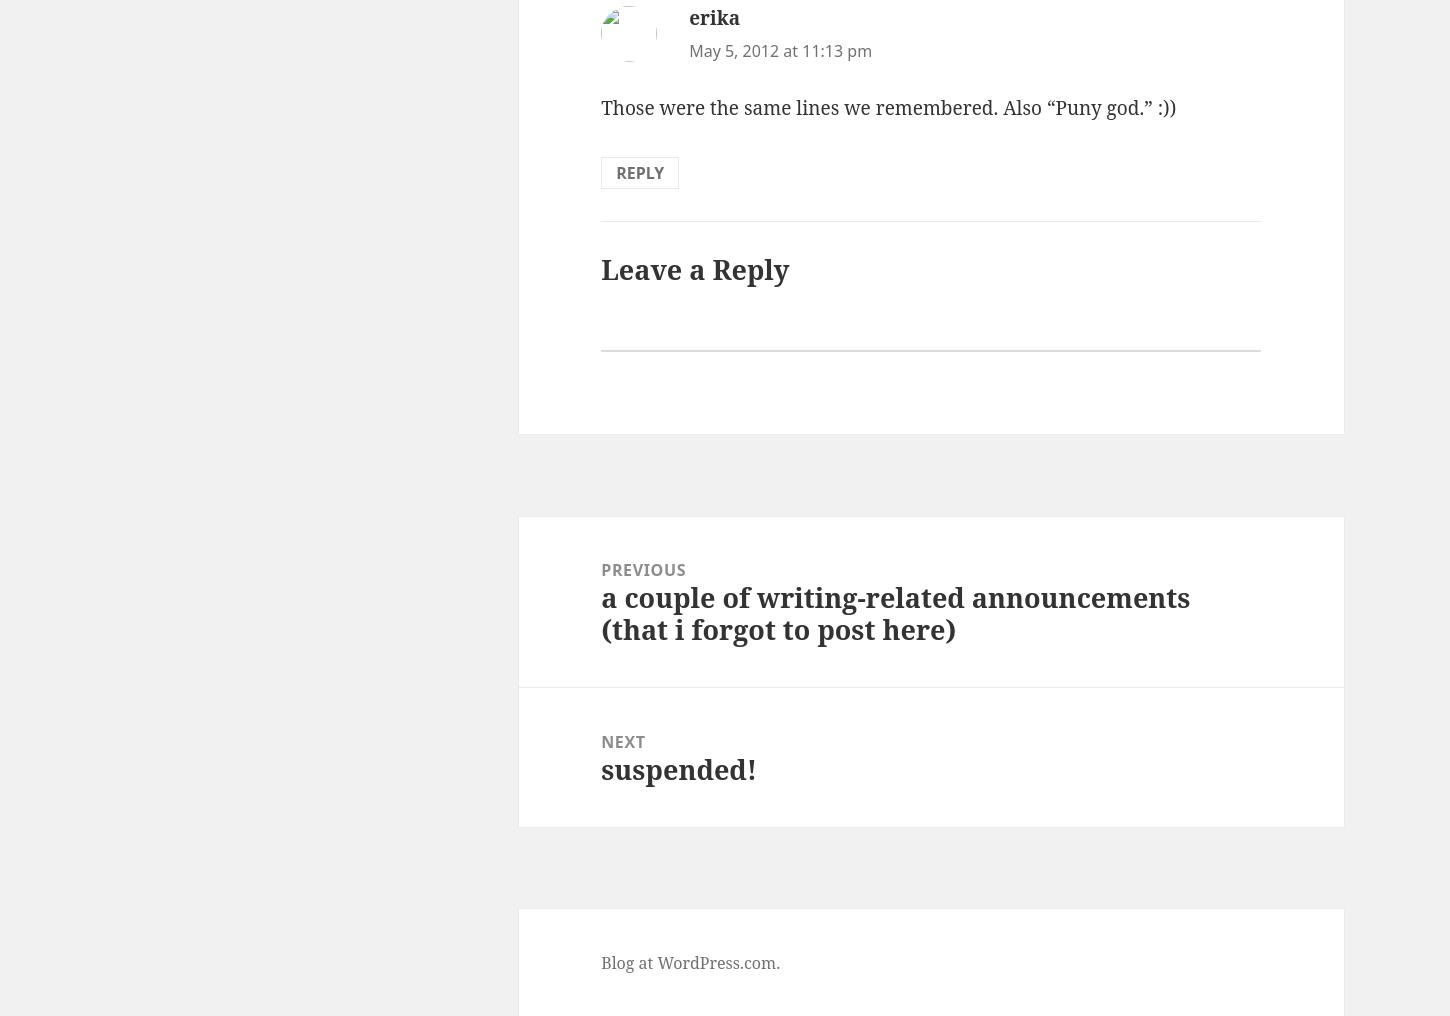 Image resolution: width=1450 pixels, height=1016 pixels. I want to click on 'a couple of writing-related announcements (that i forgot to post here)', so click(894, 613).